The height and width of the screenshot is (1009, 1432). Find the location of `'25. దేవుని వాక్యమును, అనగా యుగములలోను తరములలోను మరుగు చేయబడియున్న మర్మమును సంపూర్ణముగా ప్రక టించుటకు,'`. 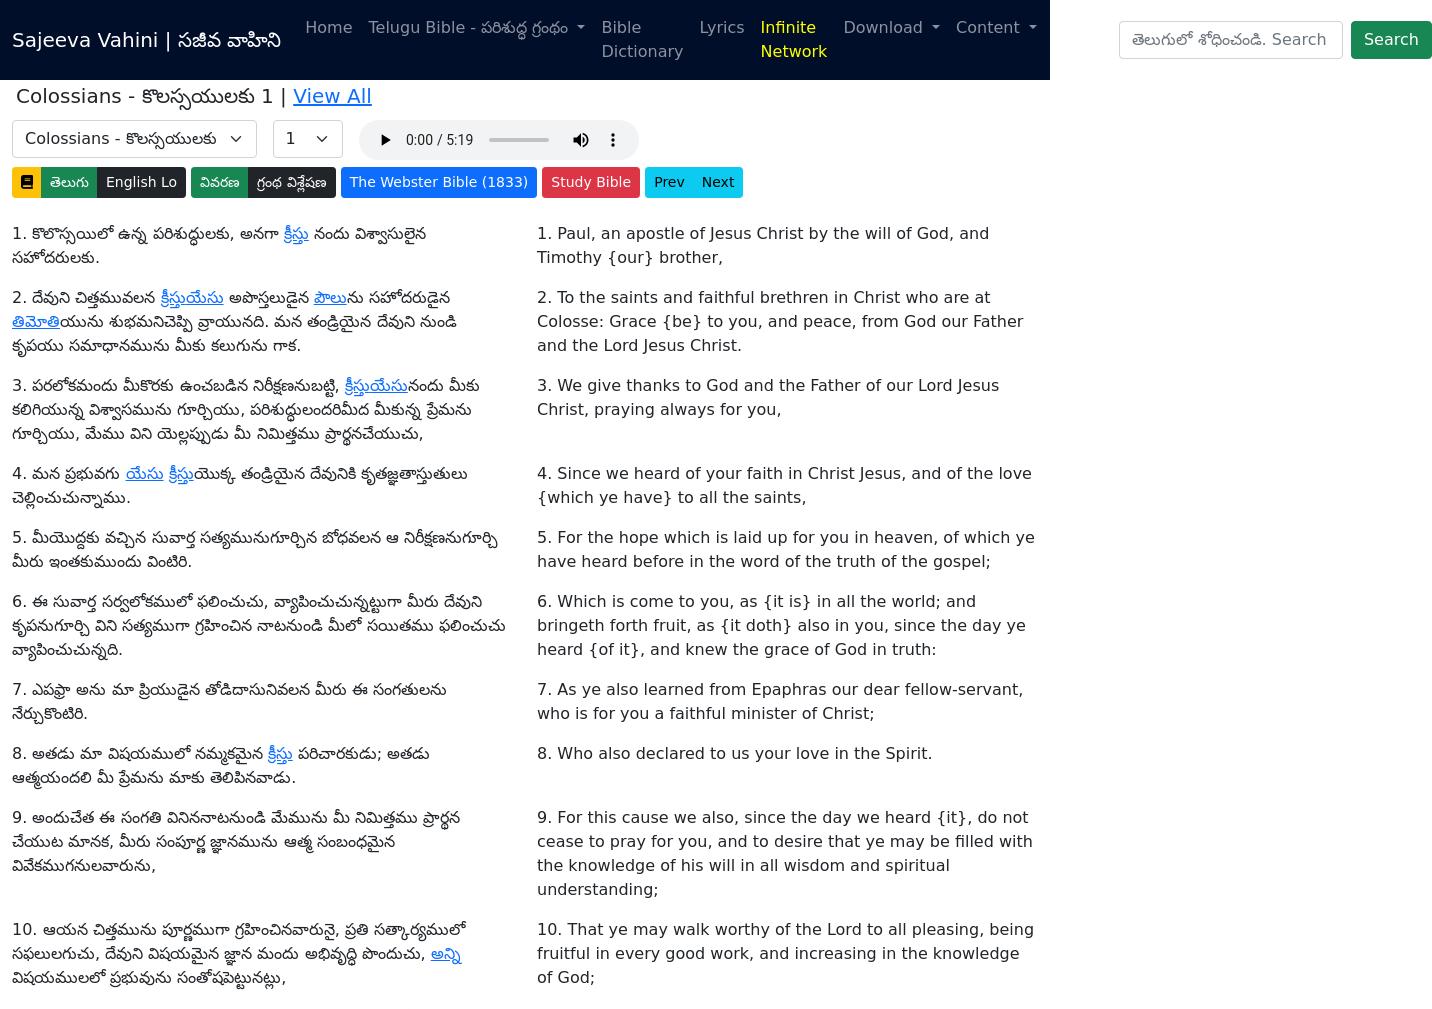

'25. దేవుని వాక్యమును, అనగా యుగములలోను తరములలోను మరుగు చేయబడియున్న మర్మమును సంపూర్ణముగా ప్రక టించుటకు,' is located at coordinates (235, 233).